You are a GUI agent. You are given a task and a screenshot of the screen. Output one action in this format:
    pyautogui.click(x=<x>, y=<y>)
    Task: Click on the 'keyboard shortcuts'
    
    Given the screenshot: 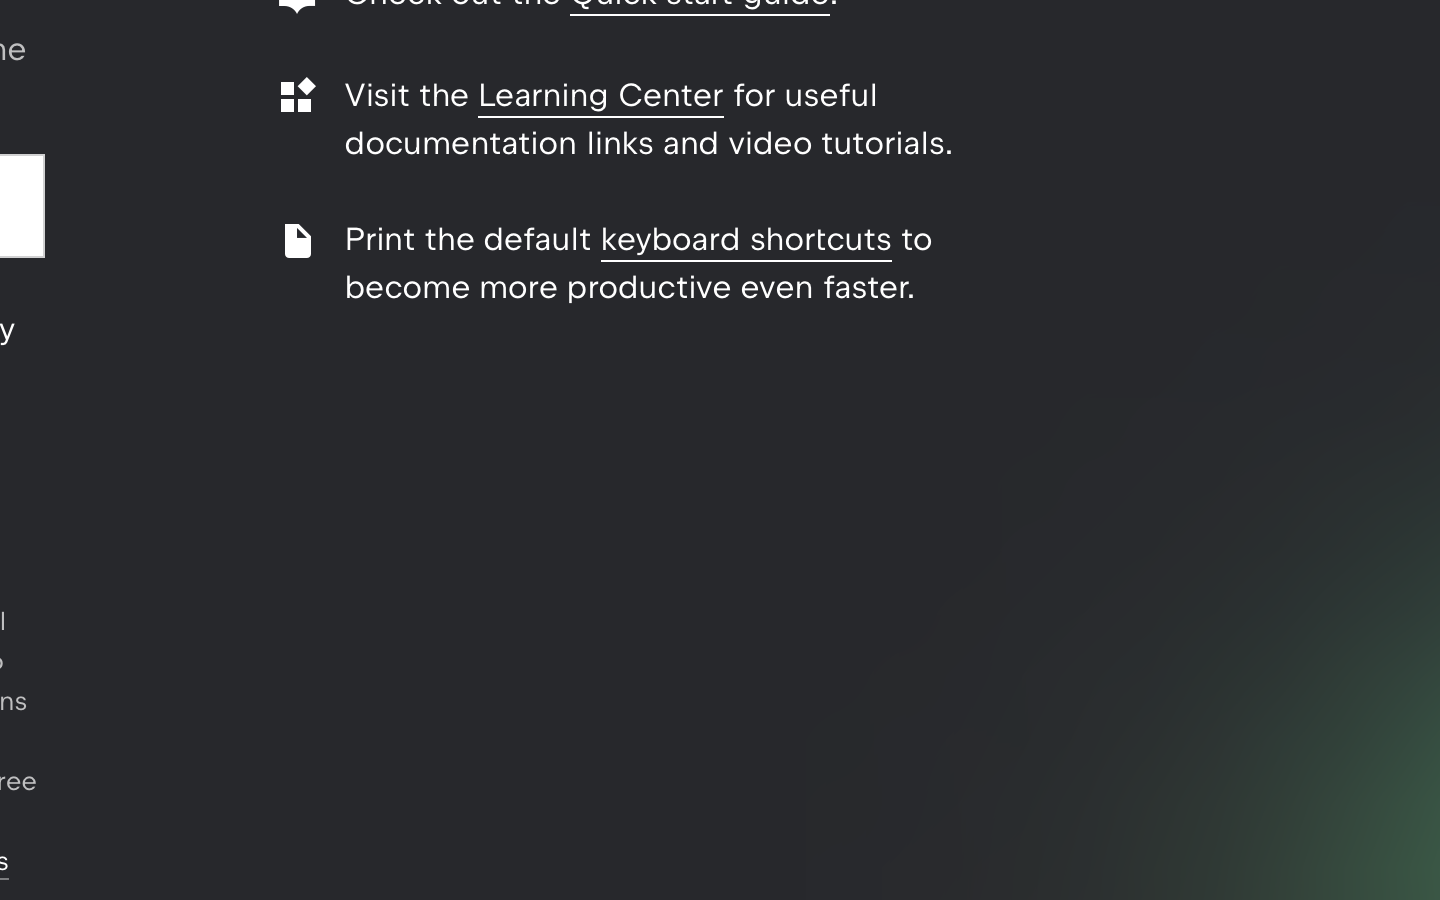 What is the action you would take?
    pyautogui.click(x=745, y=238)
    